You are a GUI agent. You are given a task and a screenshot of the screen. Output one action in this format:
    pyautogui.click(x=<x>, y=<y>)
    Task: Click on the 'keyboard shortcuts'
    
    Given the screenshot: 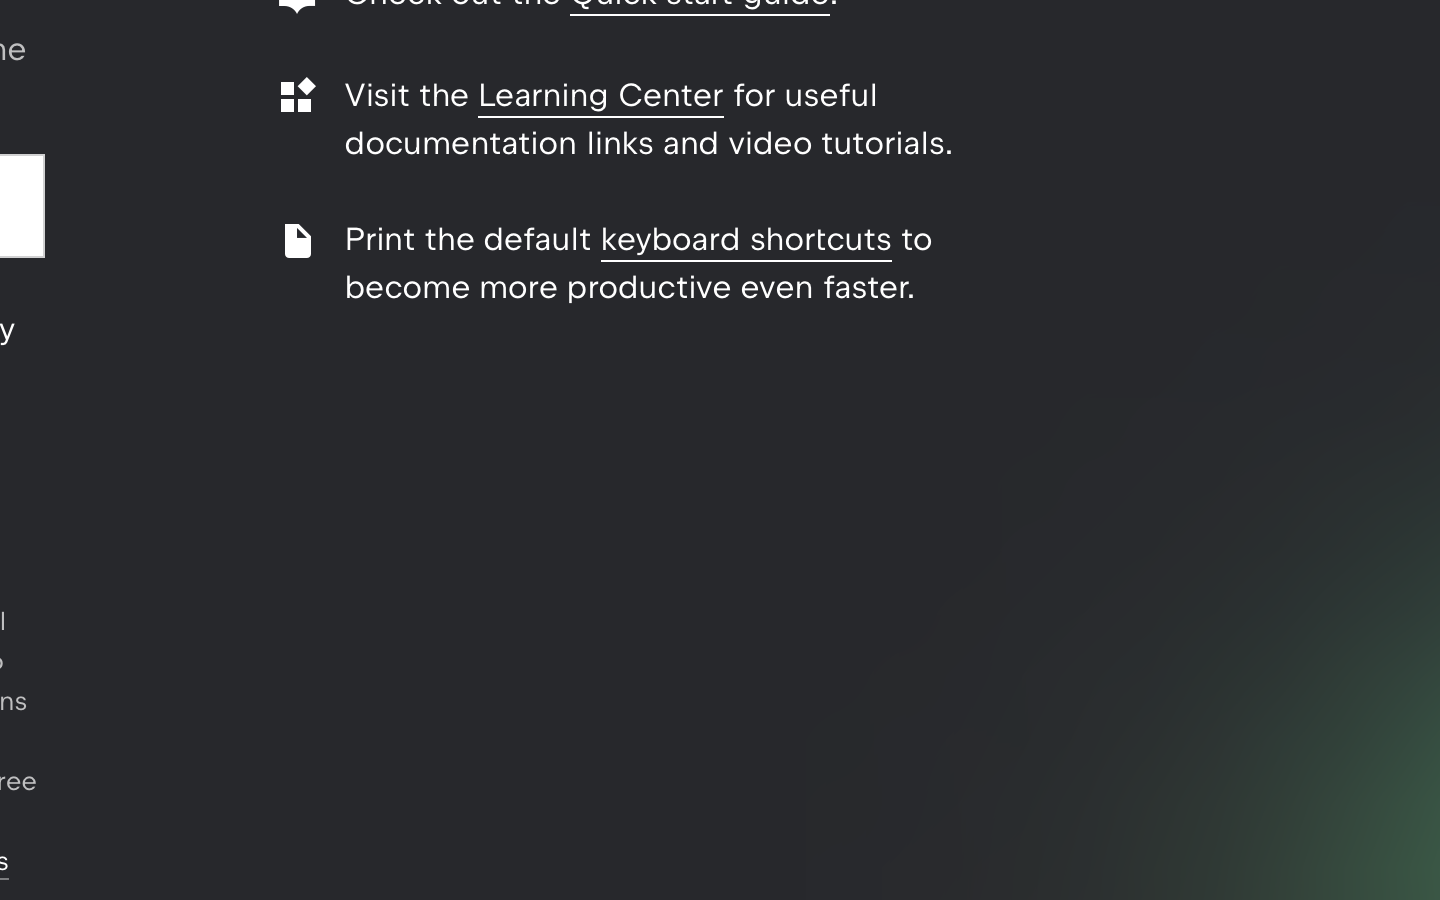 What is the action you would take?
    pyautogui.click(x=745, y=238)
    